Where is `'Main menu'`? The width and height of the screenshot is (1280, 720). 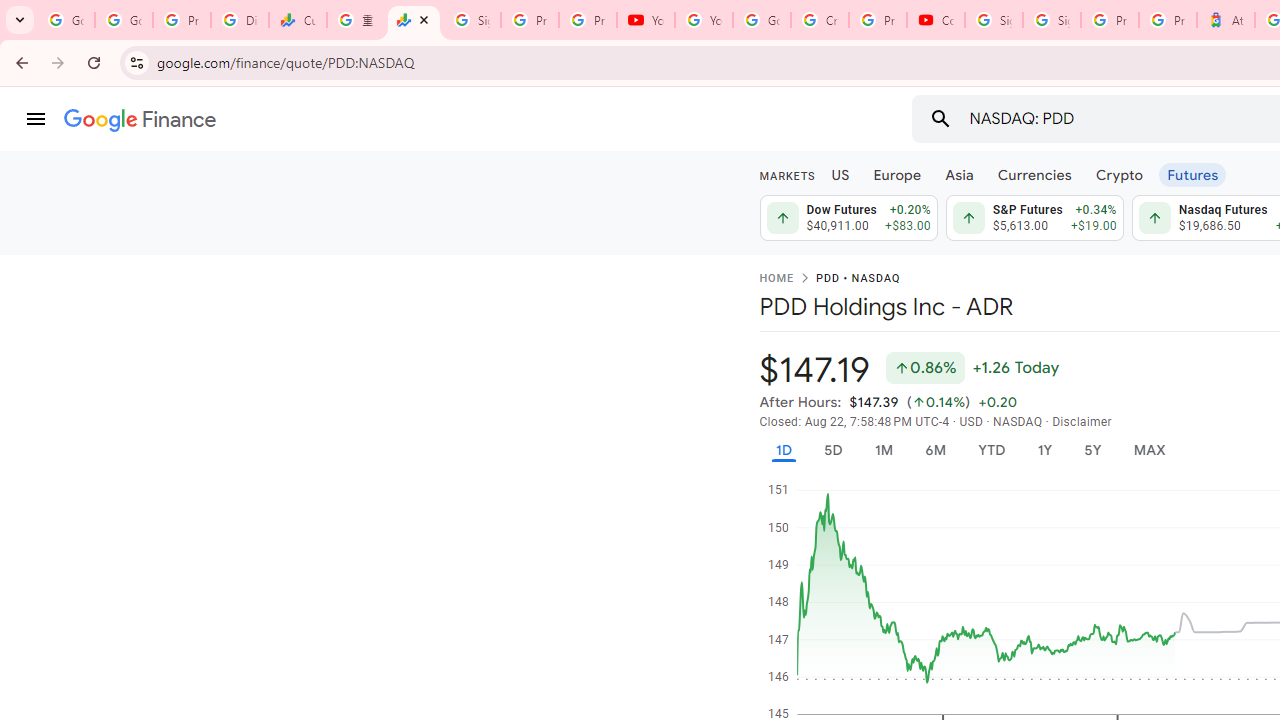
'Main menu' is located at coordinates (35, 119).